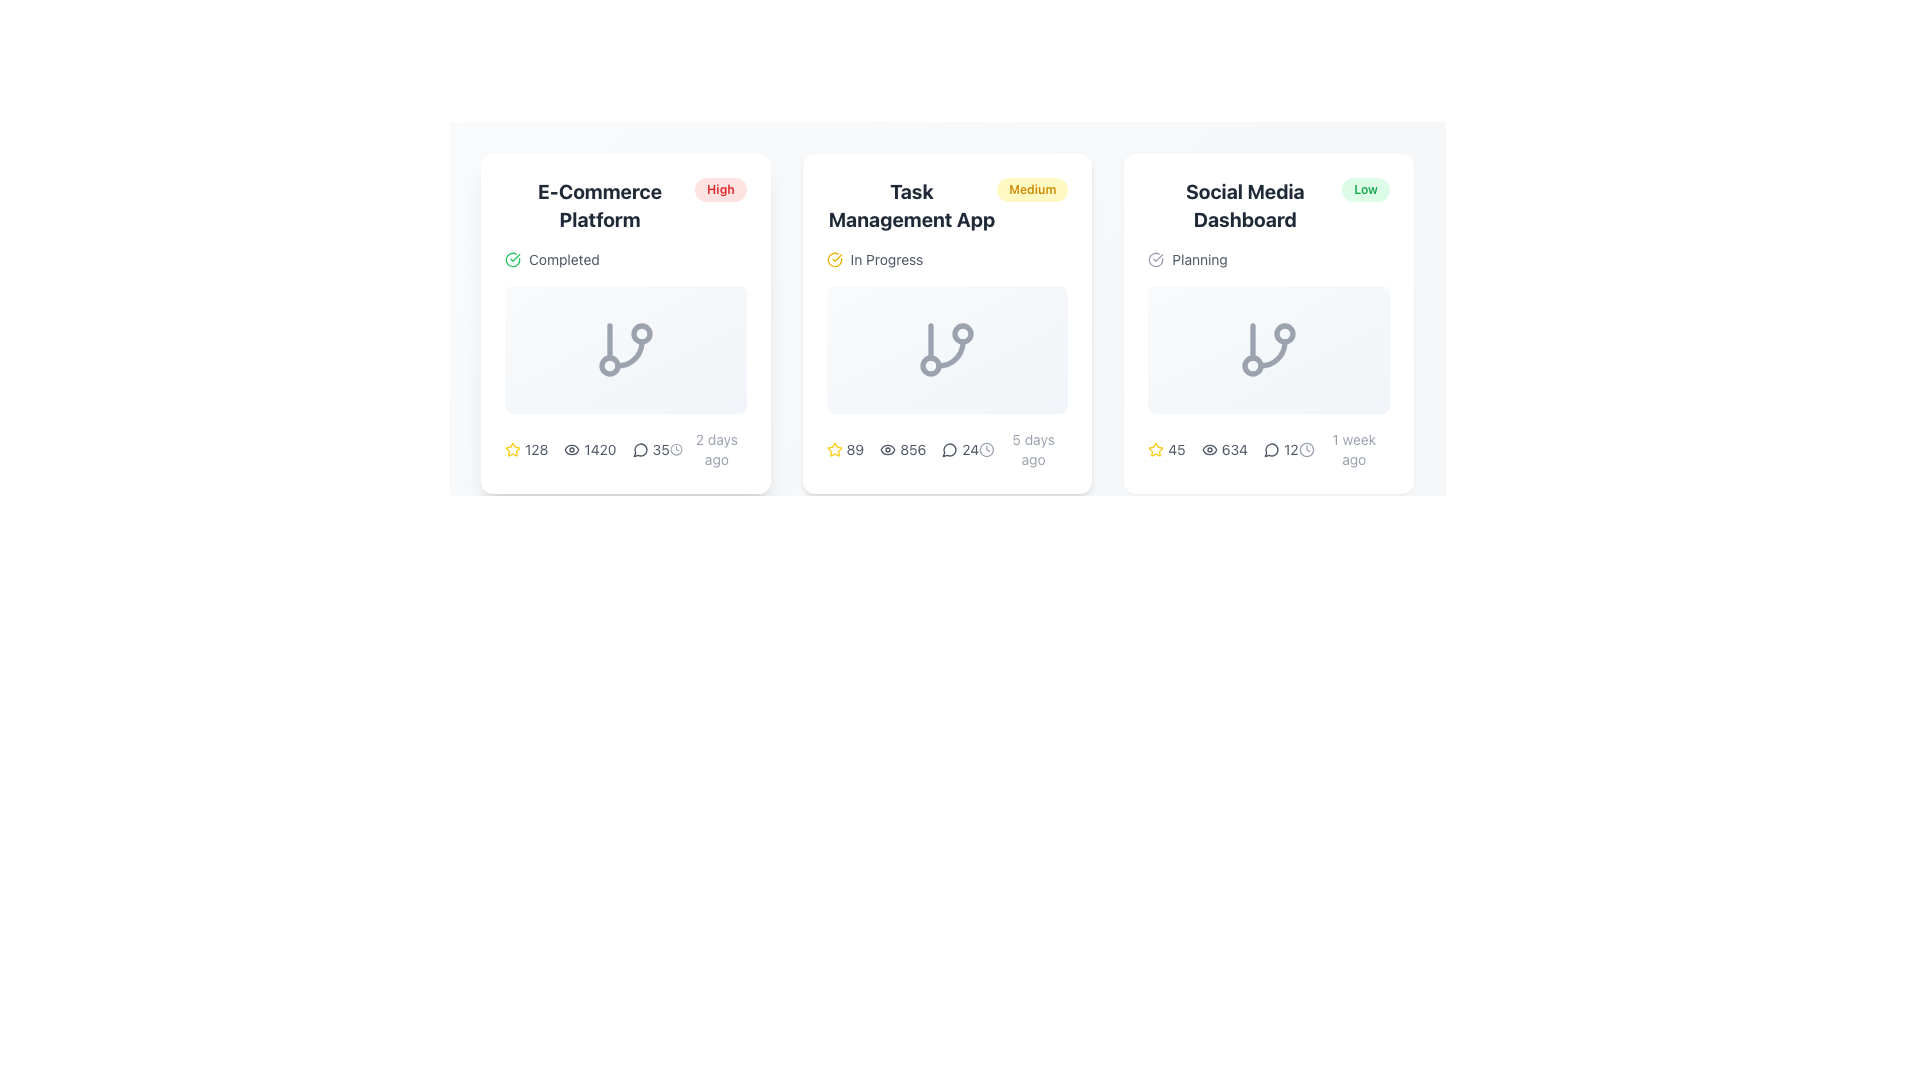 The width and height of the screenshot is (1920, 1080). Describe the element at coordinates (1166, 450) in the screenshot. I see `the number '45' in bold black text located within the Rating indicator at the bottom-left corner of the third card from the left` at that location.